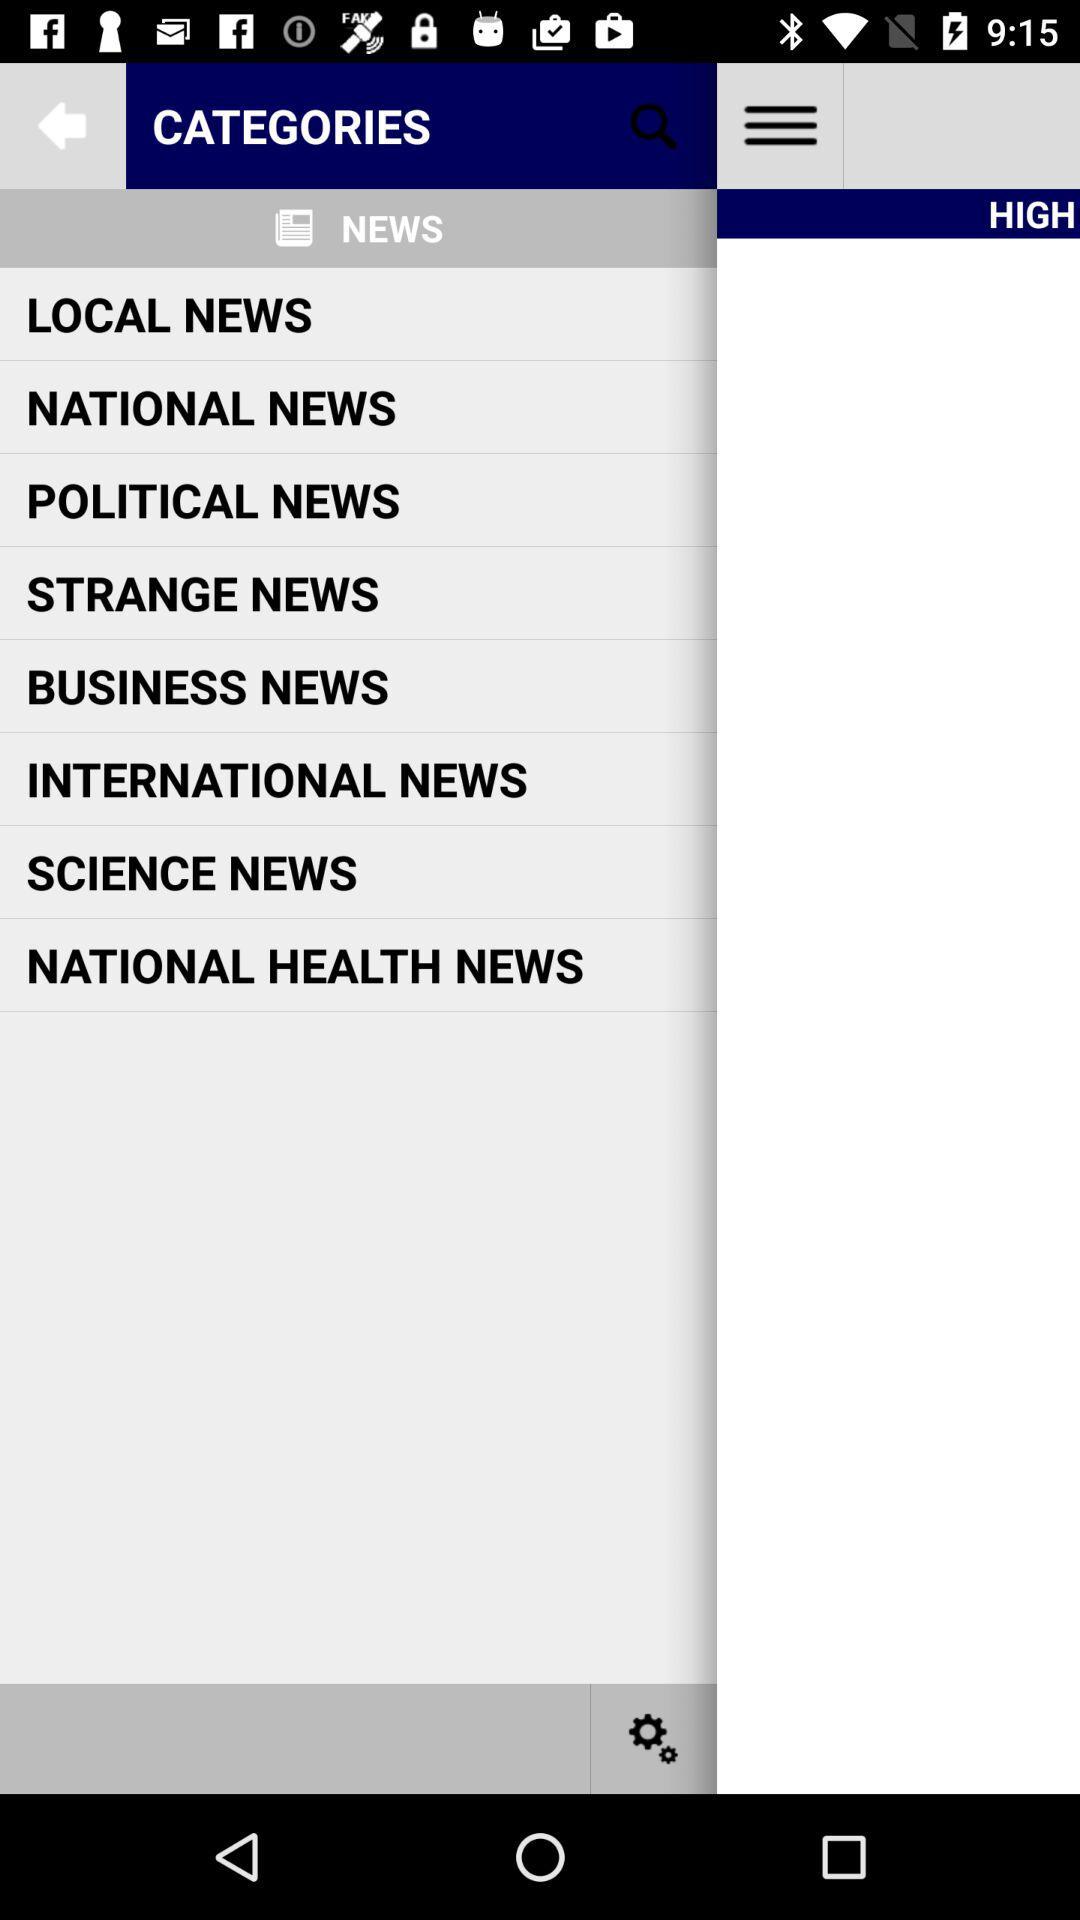 This screenshot has height=1920, width=1080. What do you see at coordinates (61, 124) in the screenshot?
I see `go back` at bounding box center [61, 124].